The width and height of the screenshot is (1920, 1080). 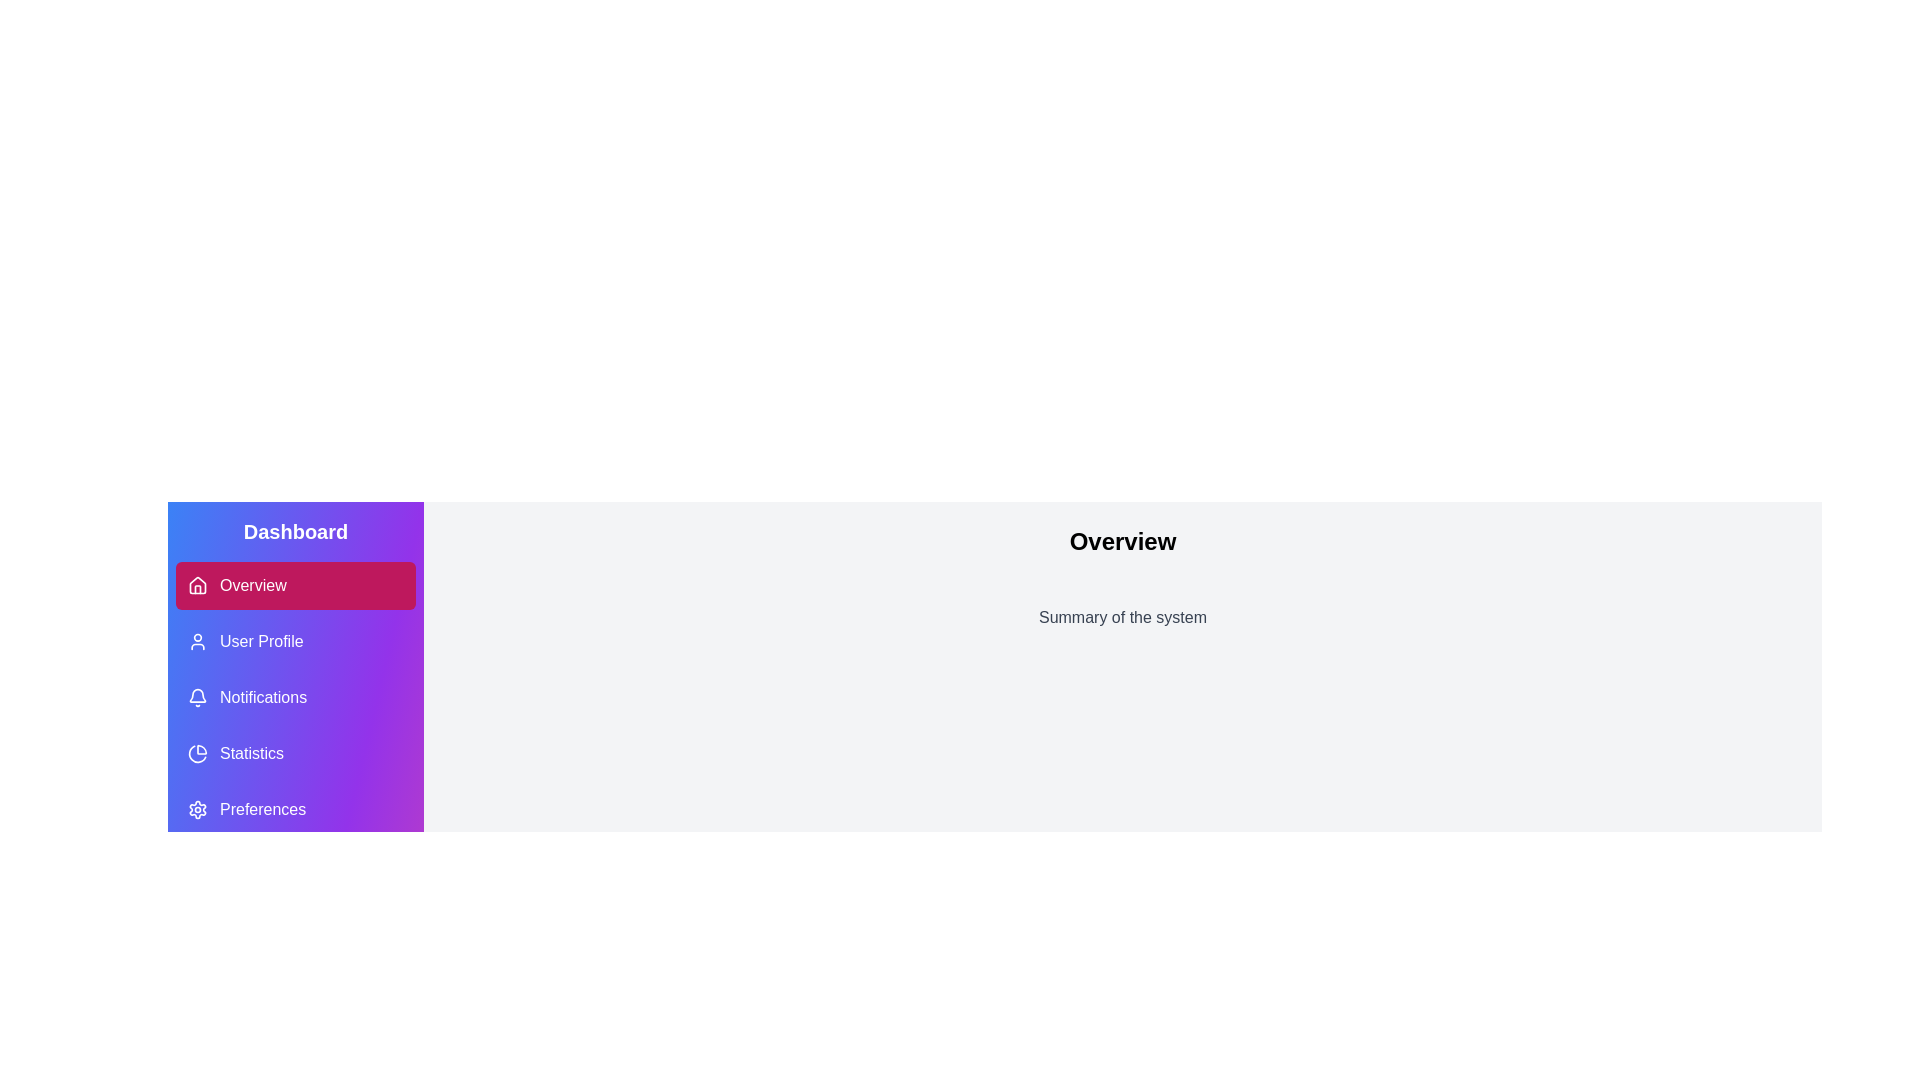 What do you see at coordinates (197, 697) in the screenshot?
I see `the bell icon used as a visual indicator for the Notifications section of the navigation menu, which is located to the left of the descriptive text 'Notifications'` at bounding box center [197, 697].